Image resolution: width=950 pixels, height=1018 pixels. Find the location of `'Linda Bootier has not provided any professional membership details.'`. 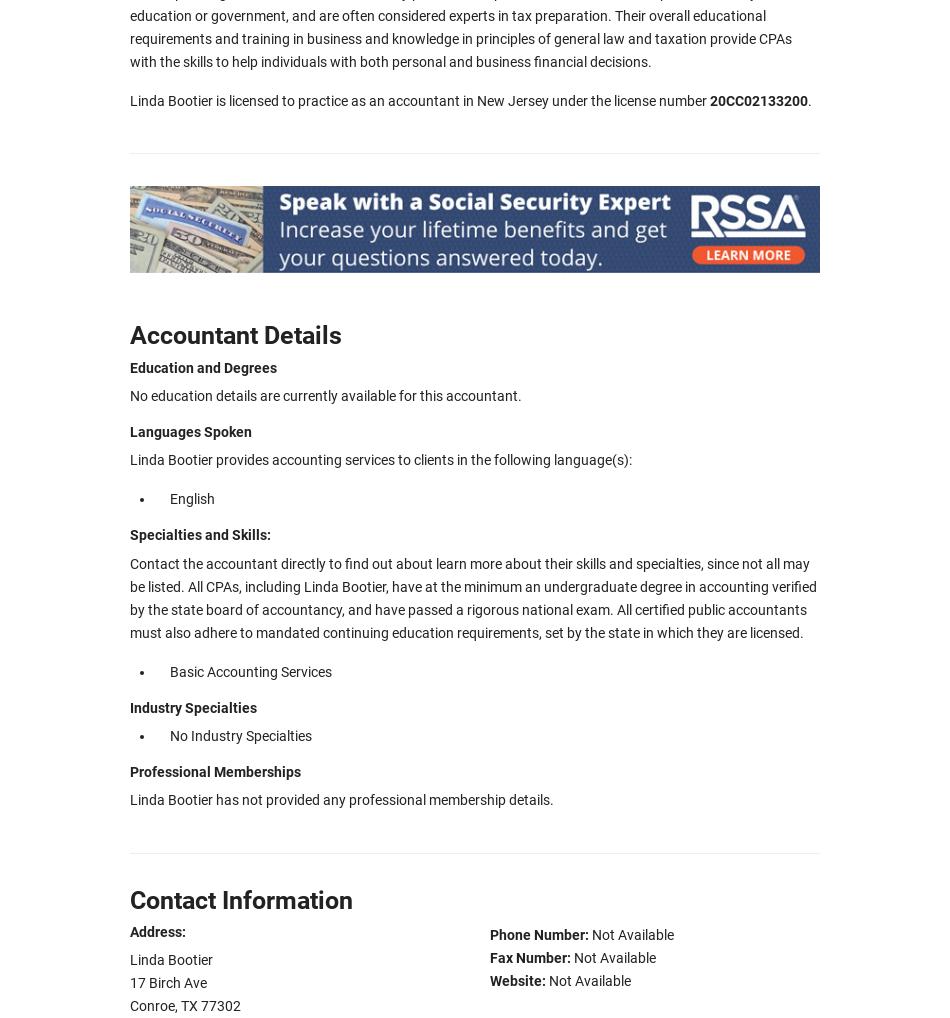

'Linda Bootier has not provided any professional membership details.' is located at coordinates (341, 800).